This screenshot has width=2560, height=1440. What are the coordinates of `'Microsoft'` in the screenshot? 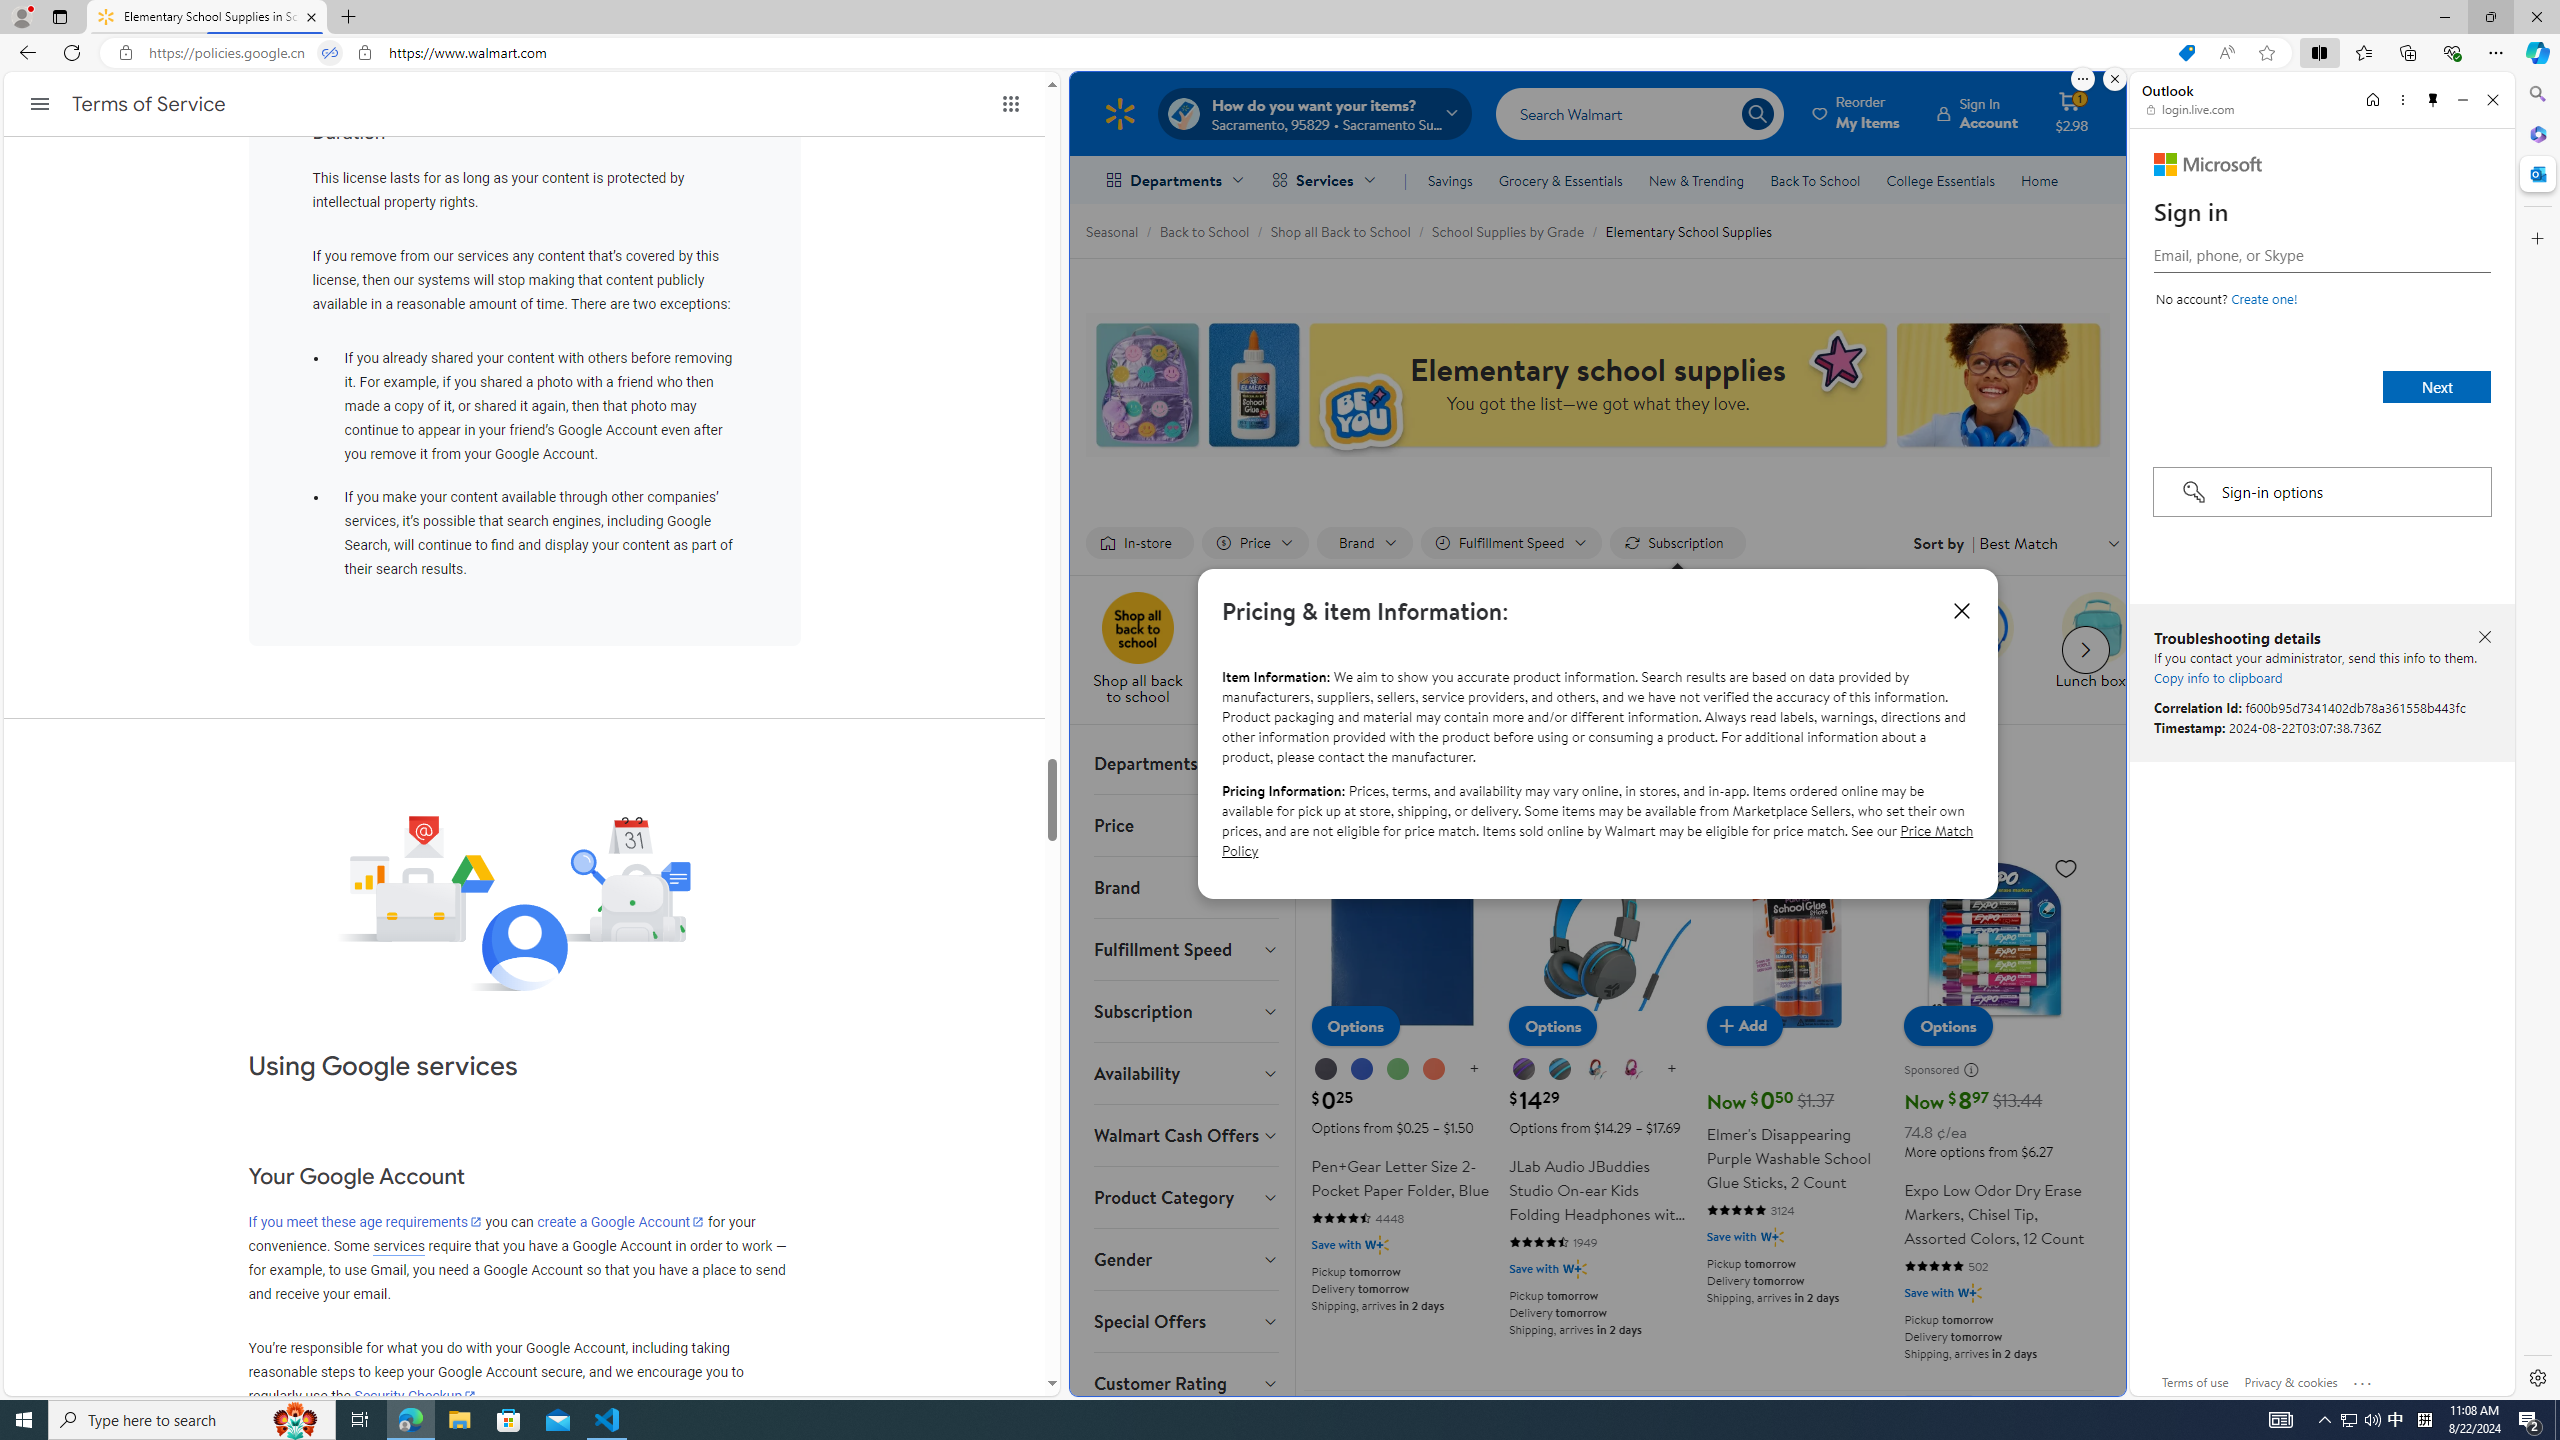 It's located at (2208, 164).